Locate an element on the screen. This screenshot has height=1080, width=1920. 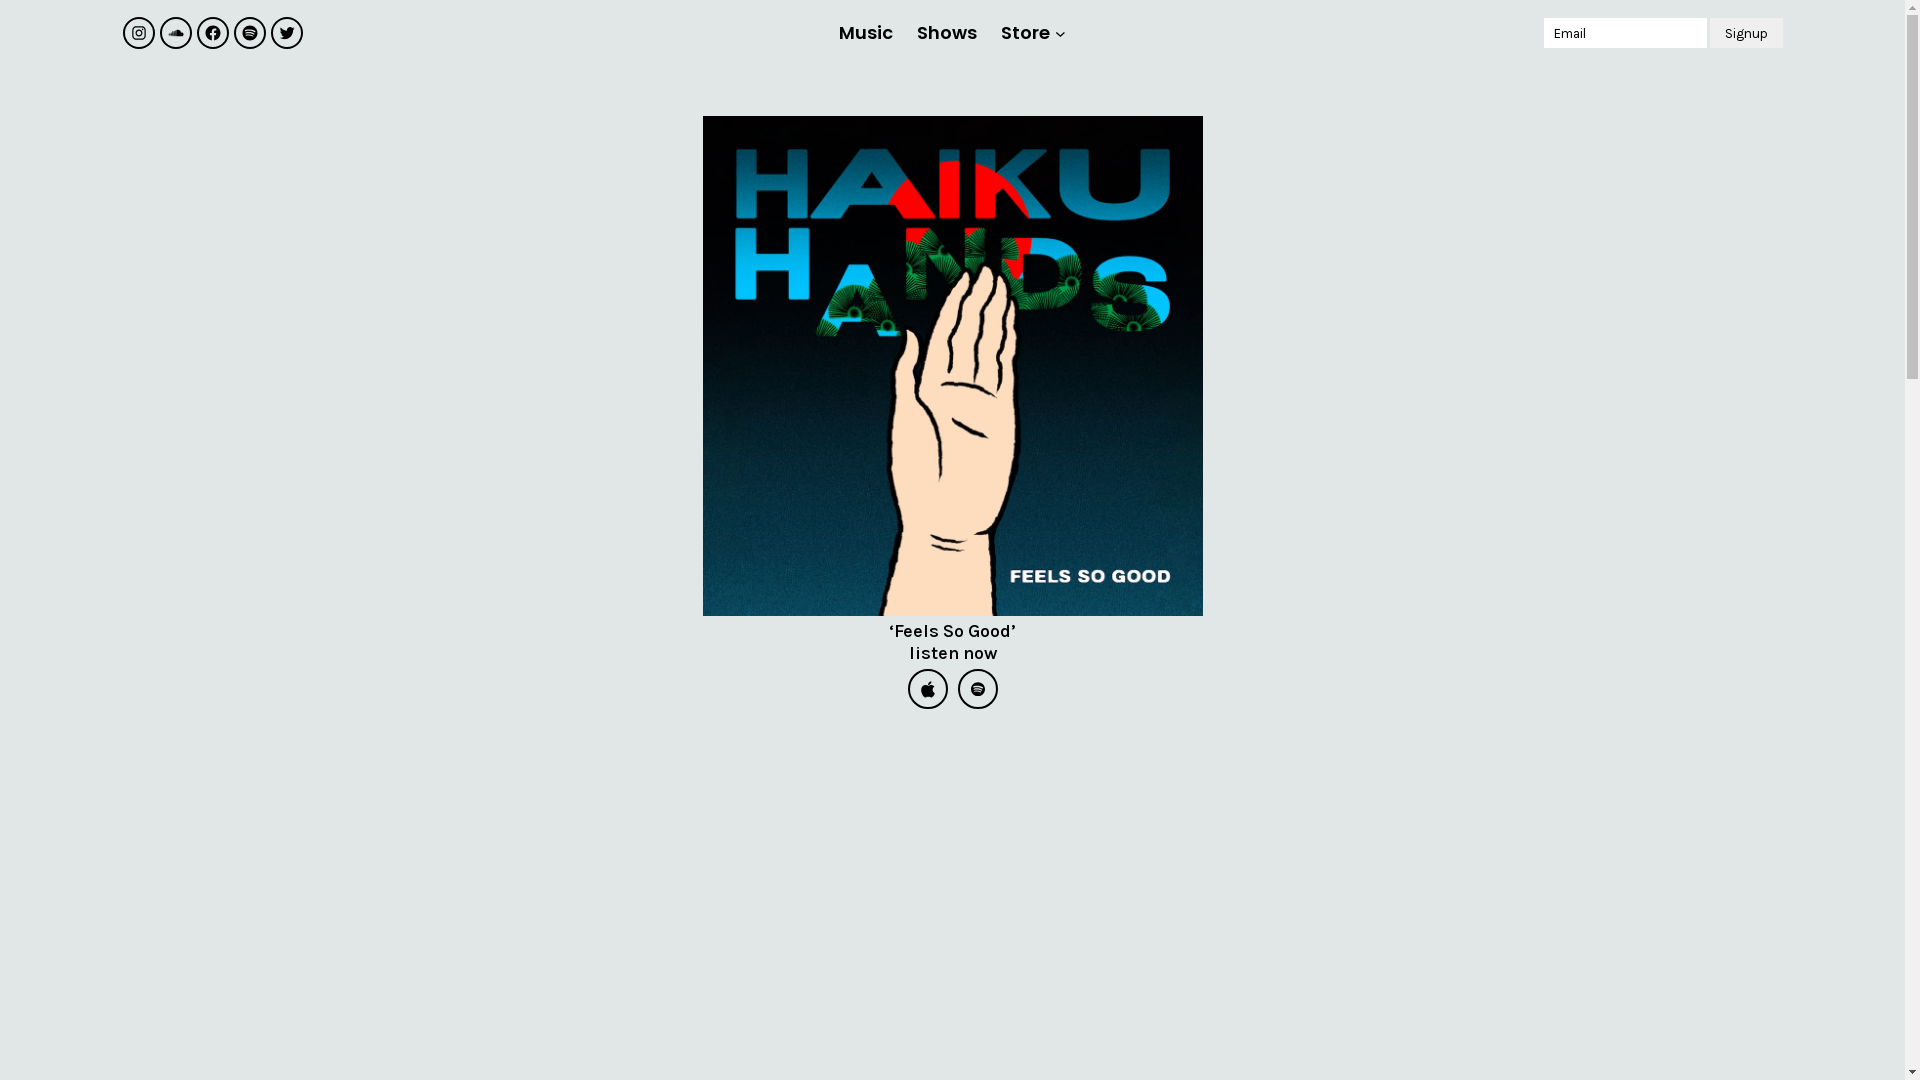
'Music' is located at coordinates (865, 33).